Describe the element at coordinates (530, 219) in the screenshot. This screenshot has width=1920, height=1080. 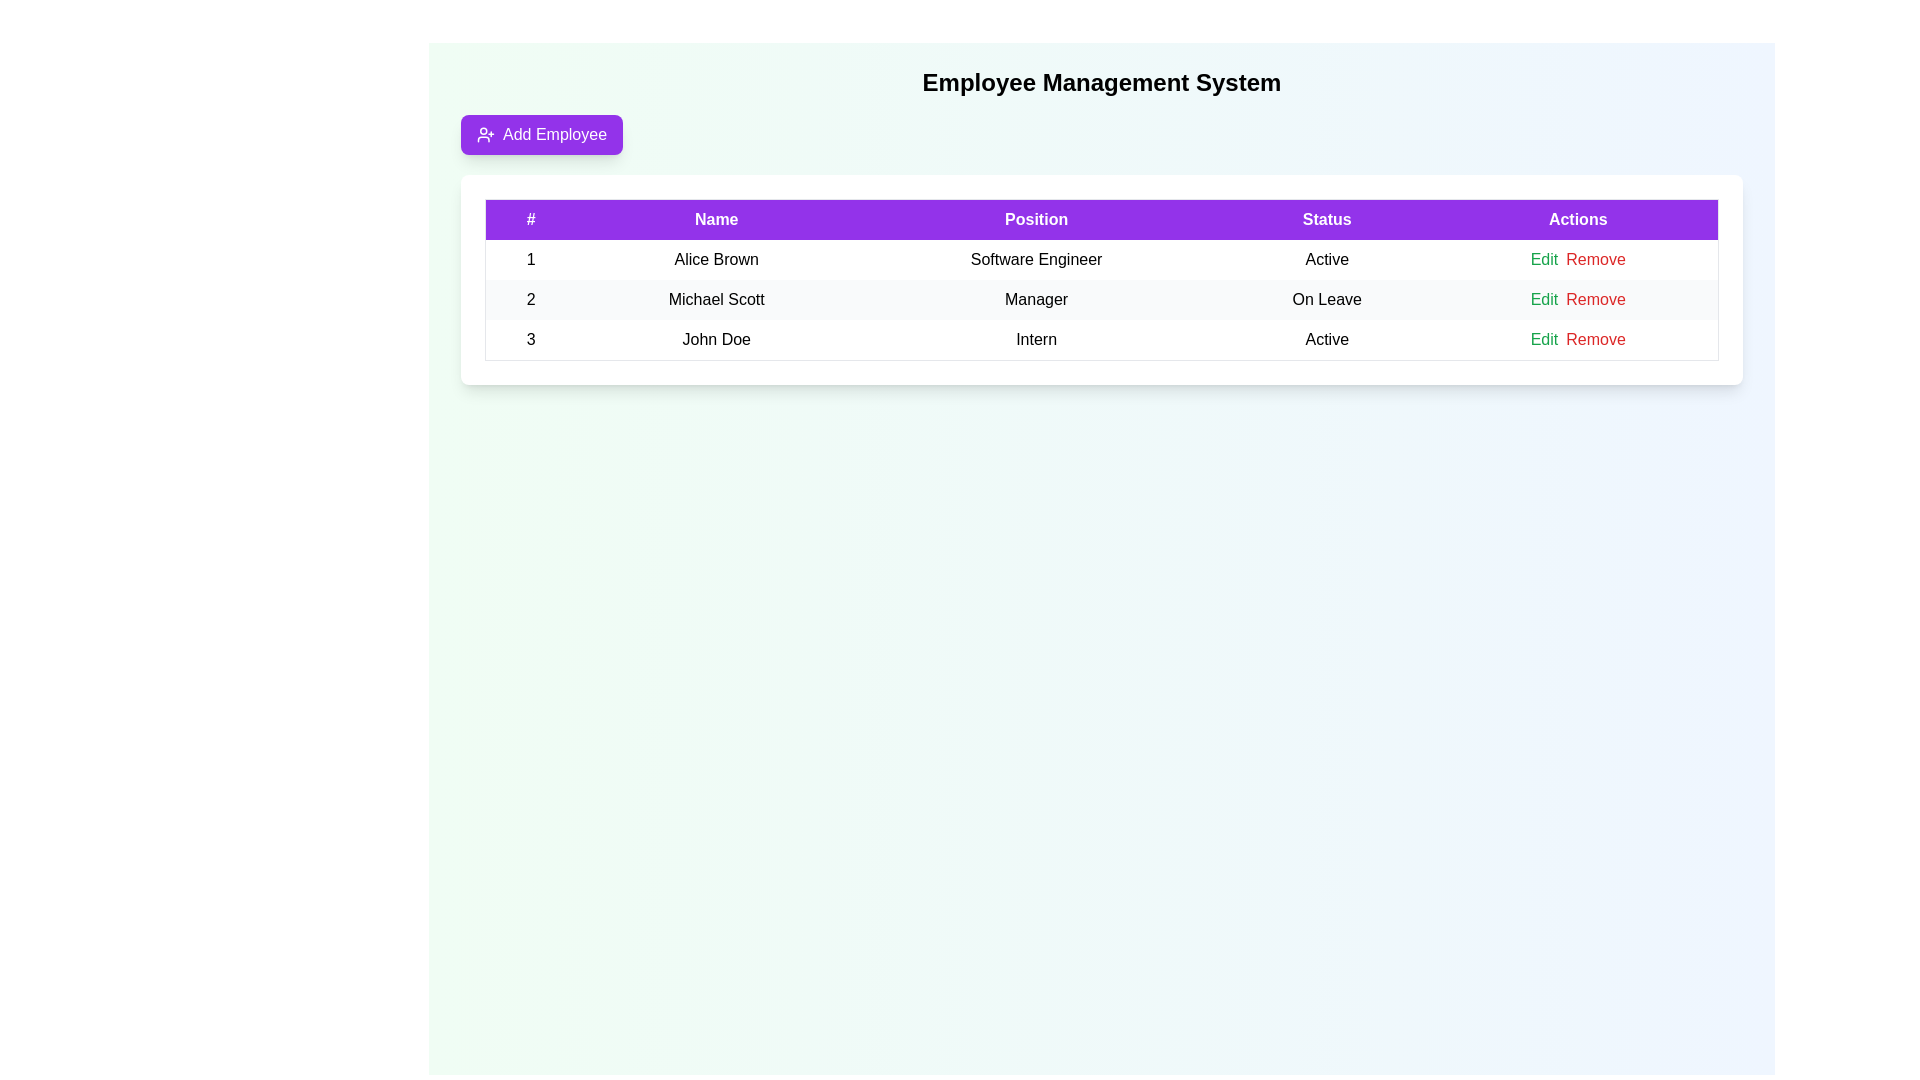
I see `the first header cell in the table that serves as a placeholder for row numbering, located on the leftmost side before the headers 'Name', 'Position', 'Status', and 'Actions'` at that location.